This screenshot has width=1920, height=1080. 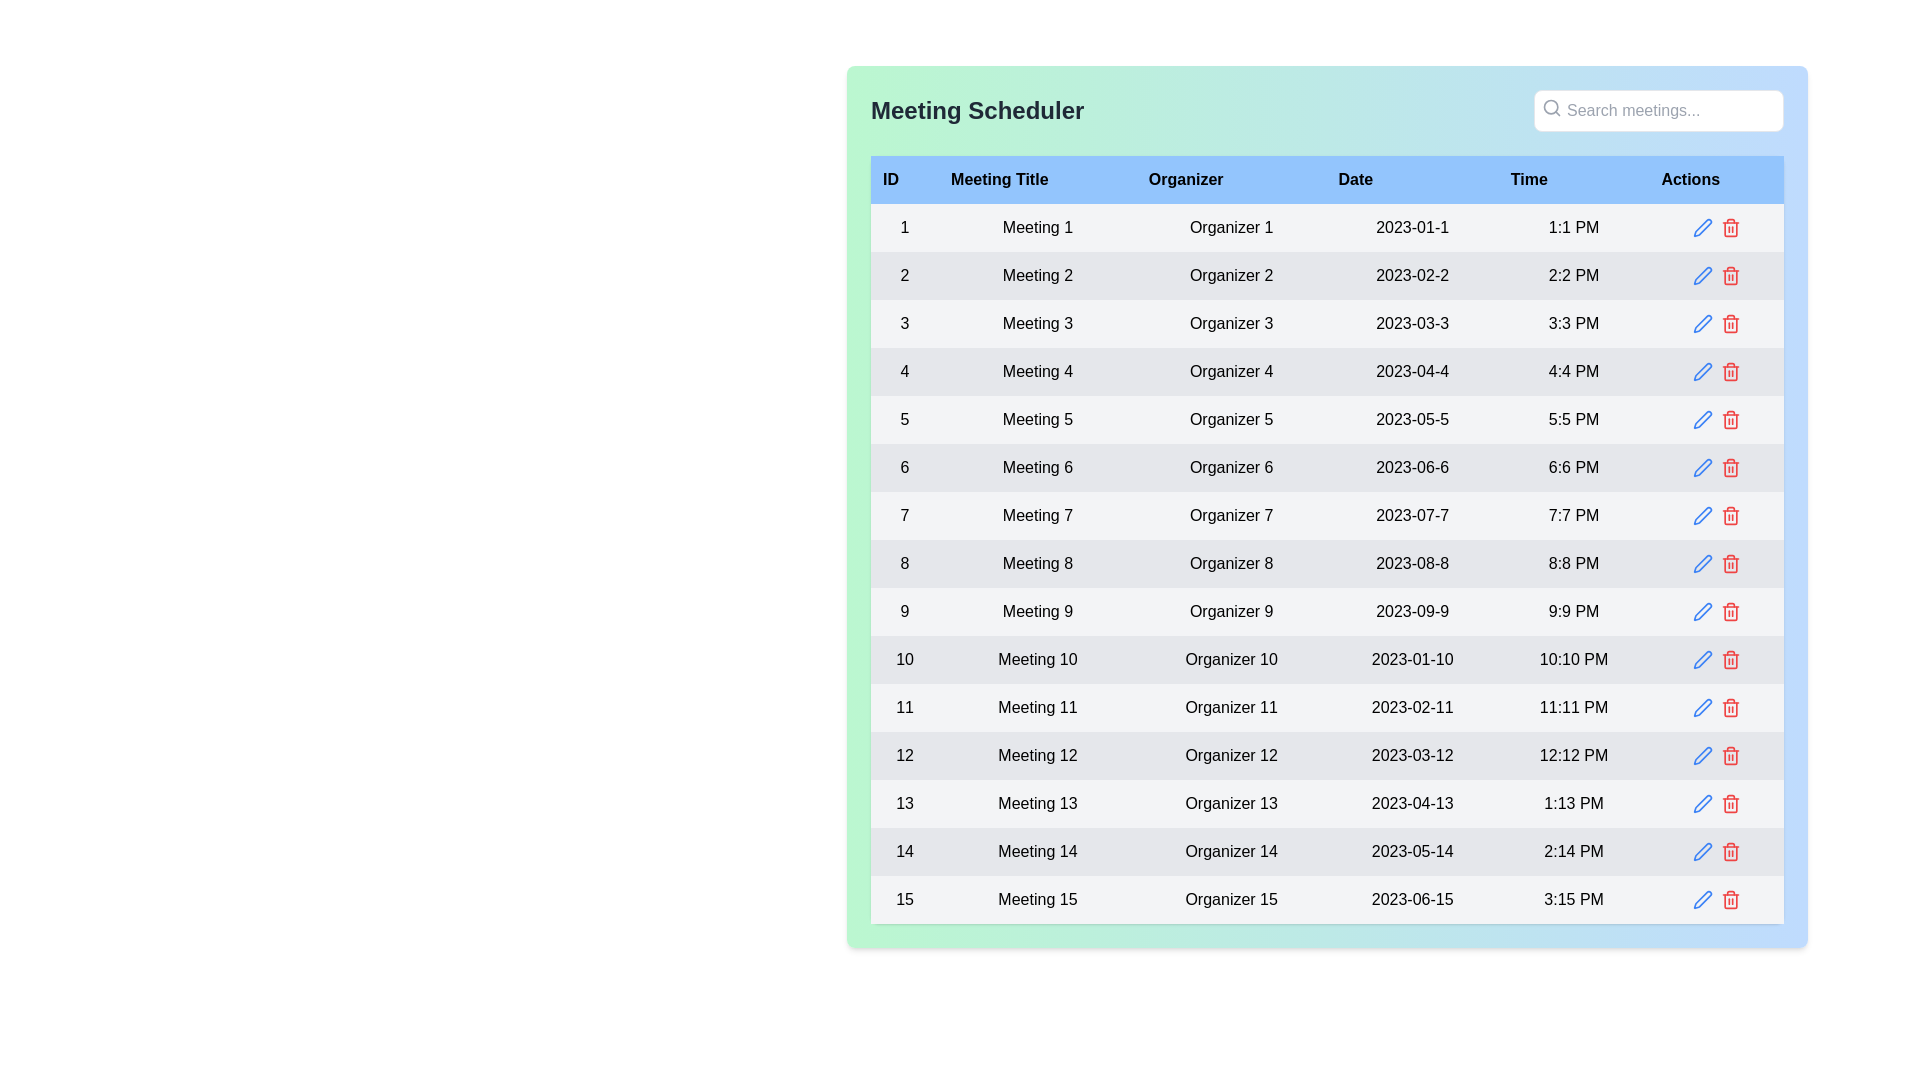 I want to click on the text displaying the title of the ninth meeting in the meeting schedule for accessibility, so click(x=1037, y=611).